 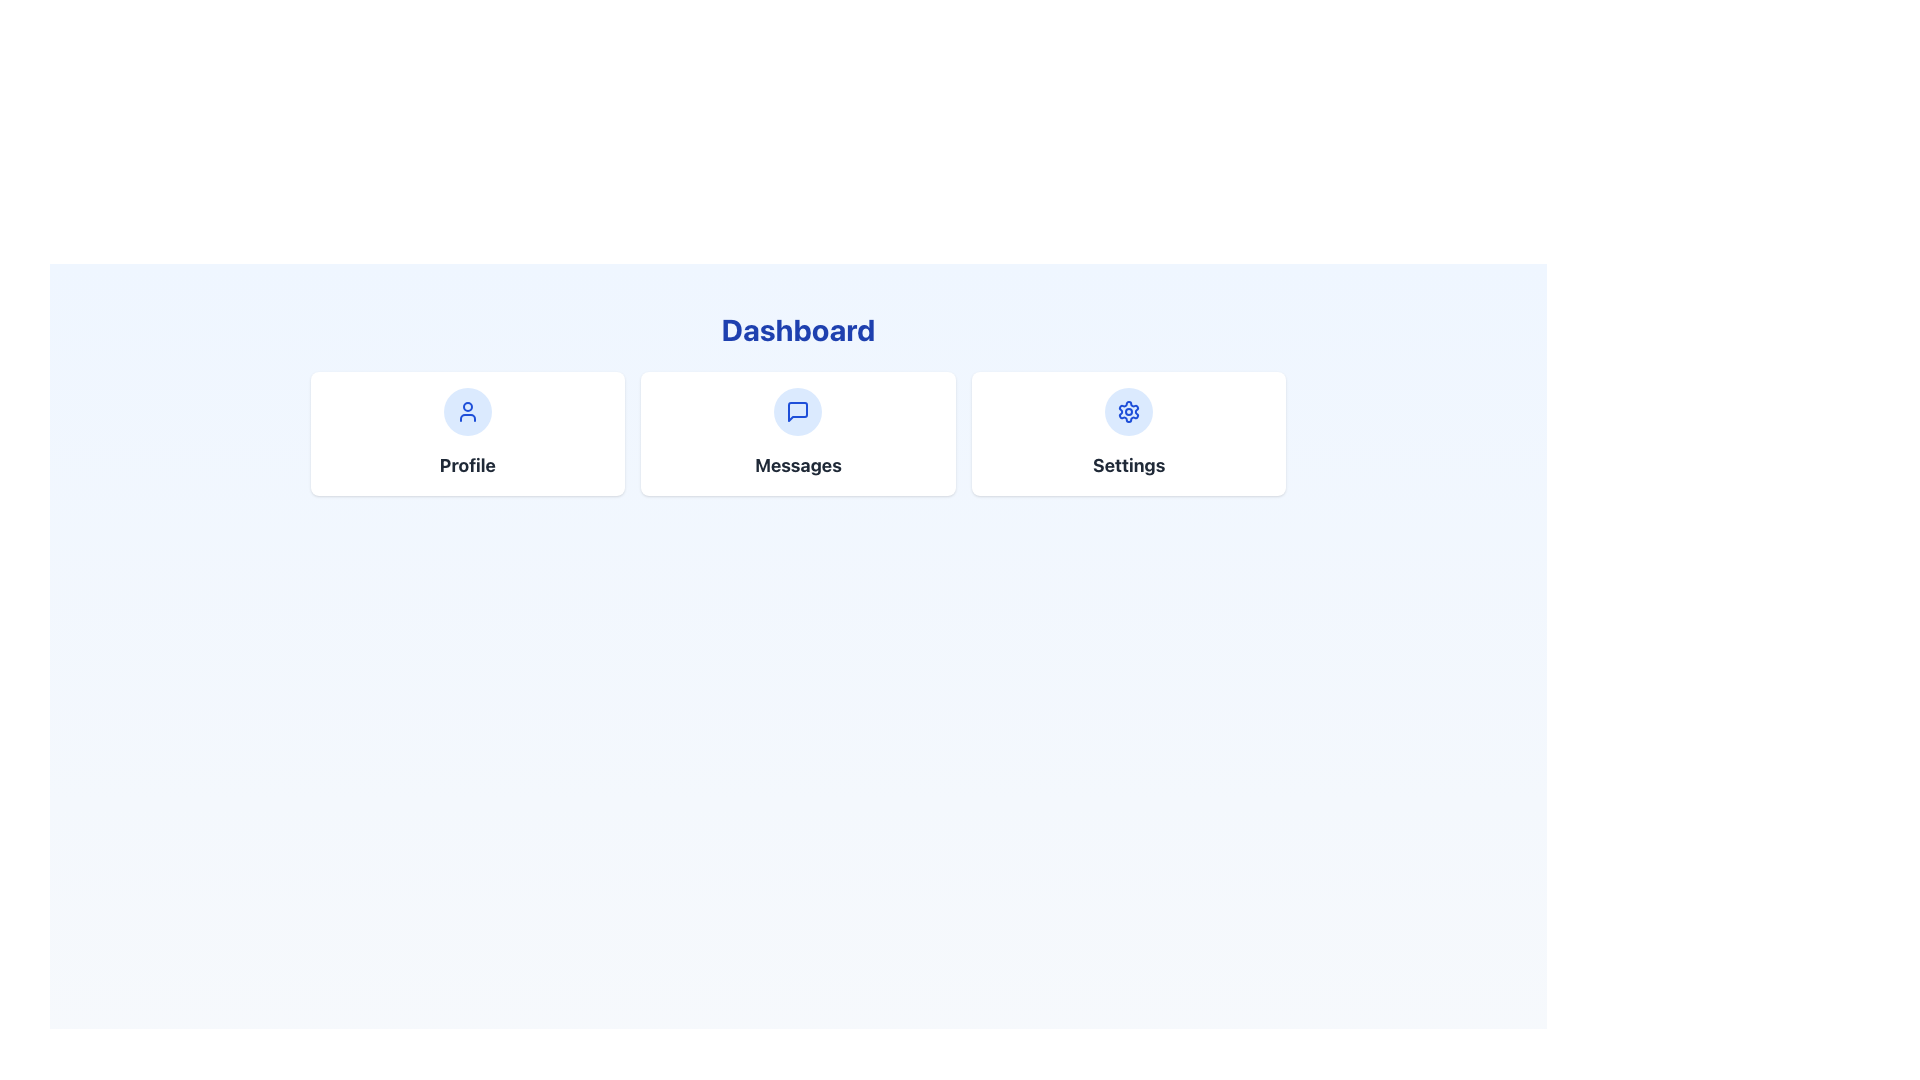 I want to click on the 'Messages' icon, which is positioned at the top center of the central card among three horizontally aligned groups, so click(x=797, y=411).